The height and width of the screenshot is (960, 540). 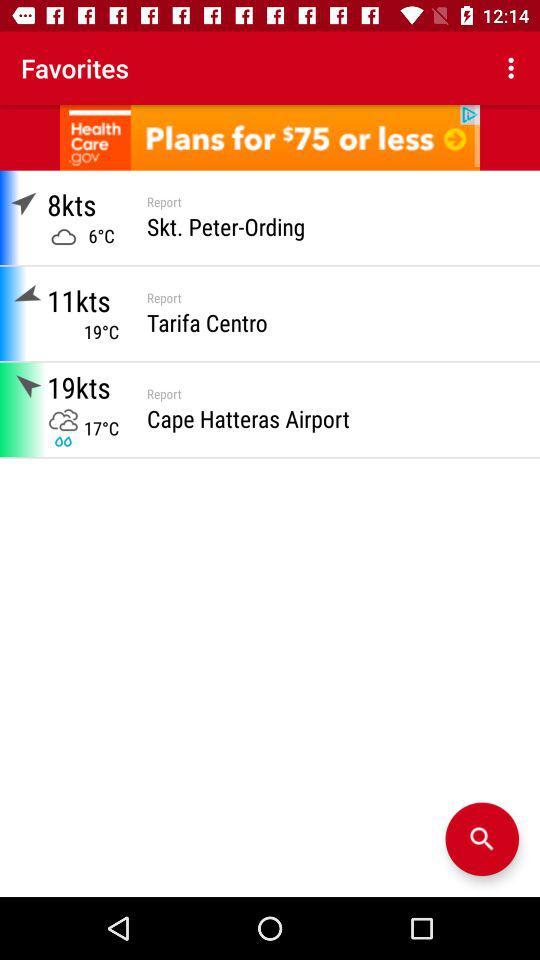 I want to click on whether, so click(x=481, y=839).